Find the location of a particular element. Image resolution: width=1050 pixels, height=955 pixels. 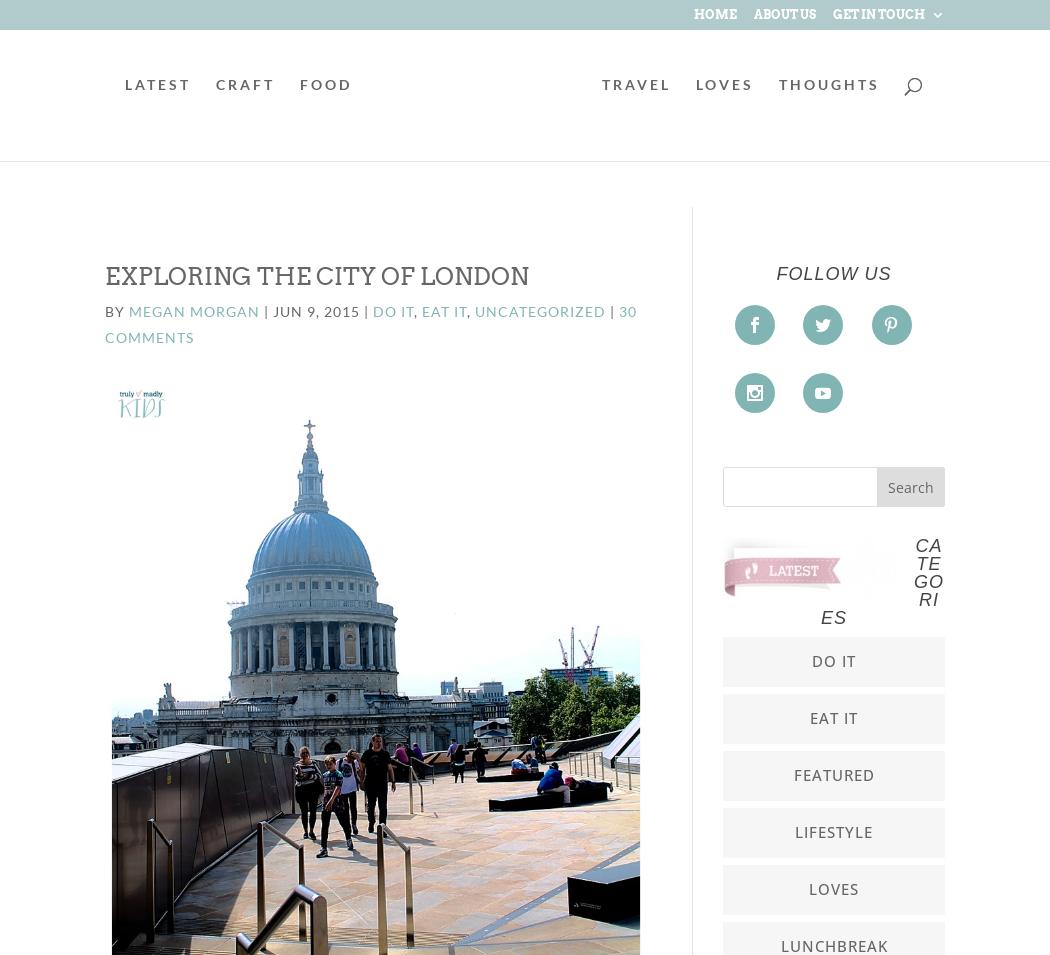

'LATEST' is located at coordinates (123, 130).